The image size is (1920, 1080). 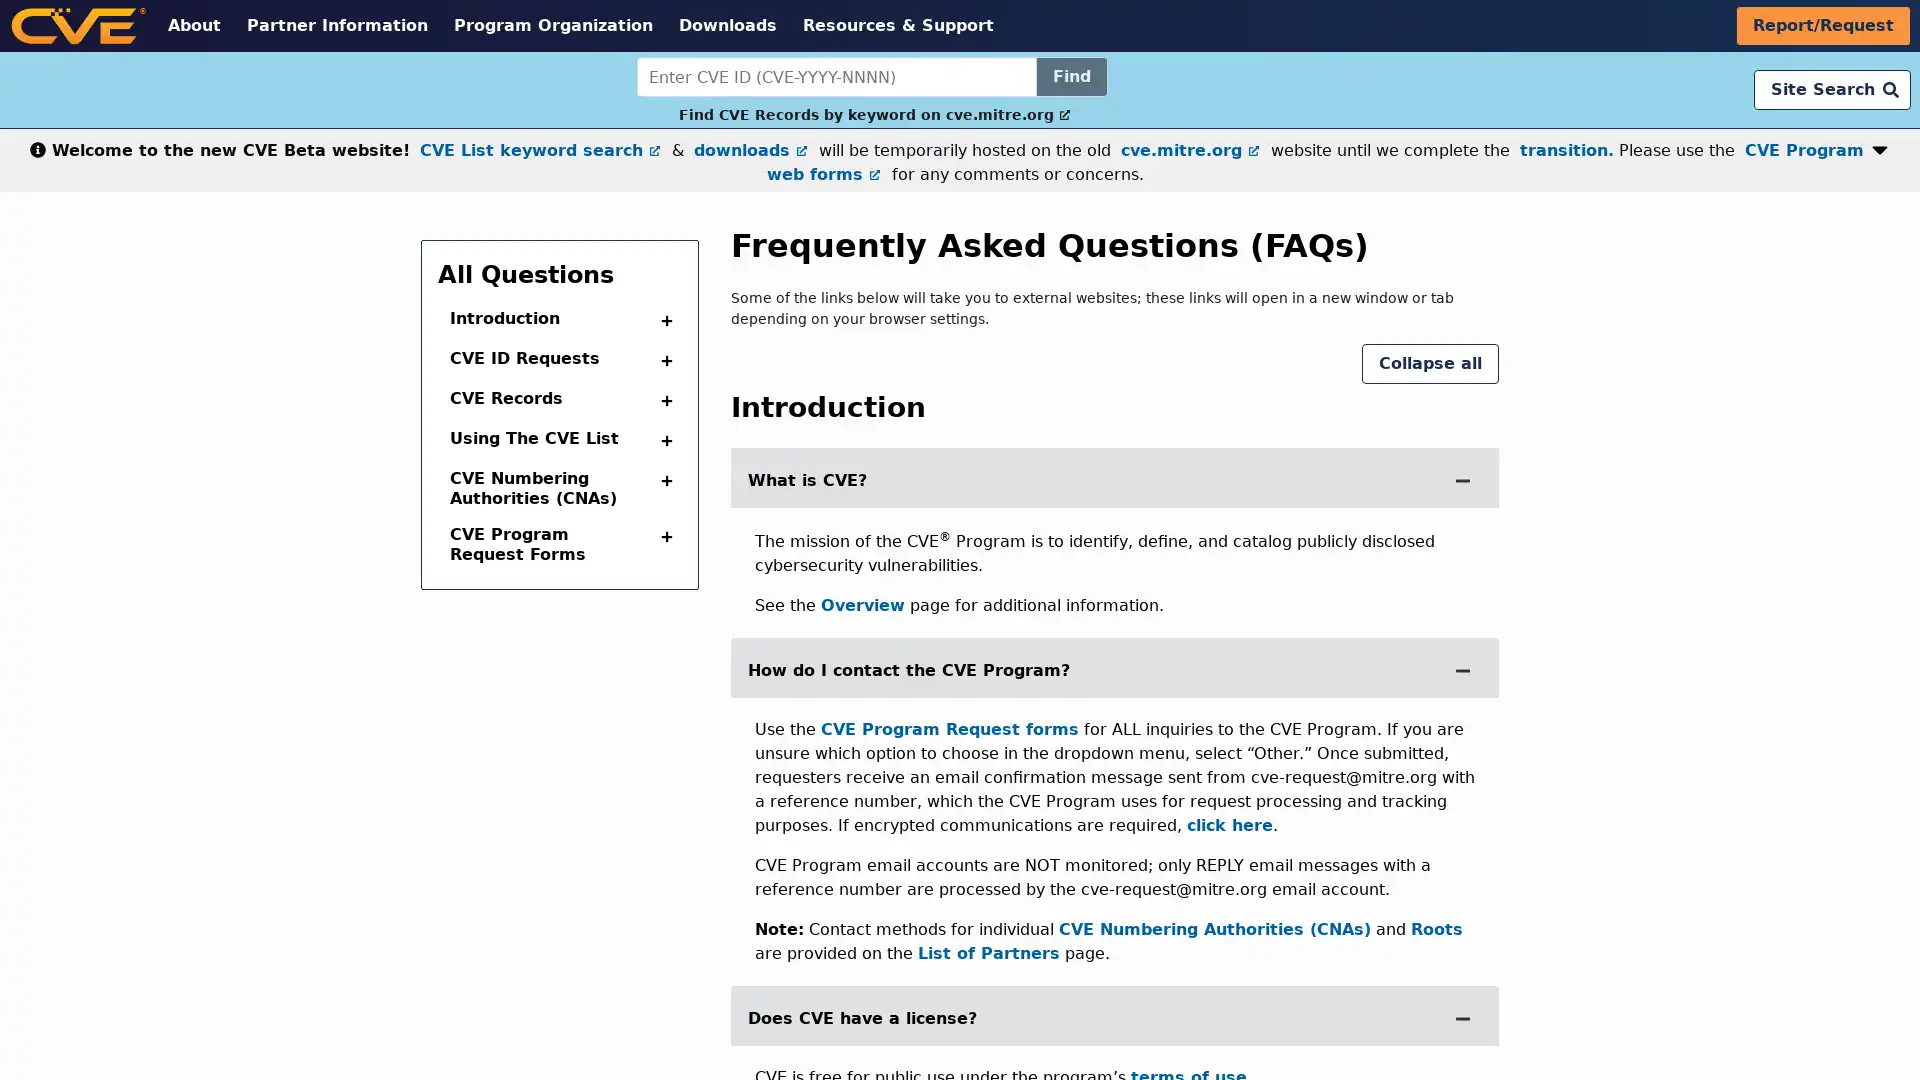 I want to click on expand, so click(x=1463, y=1018).